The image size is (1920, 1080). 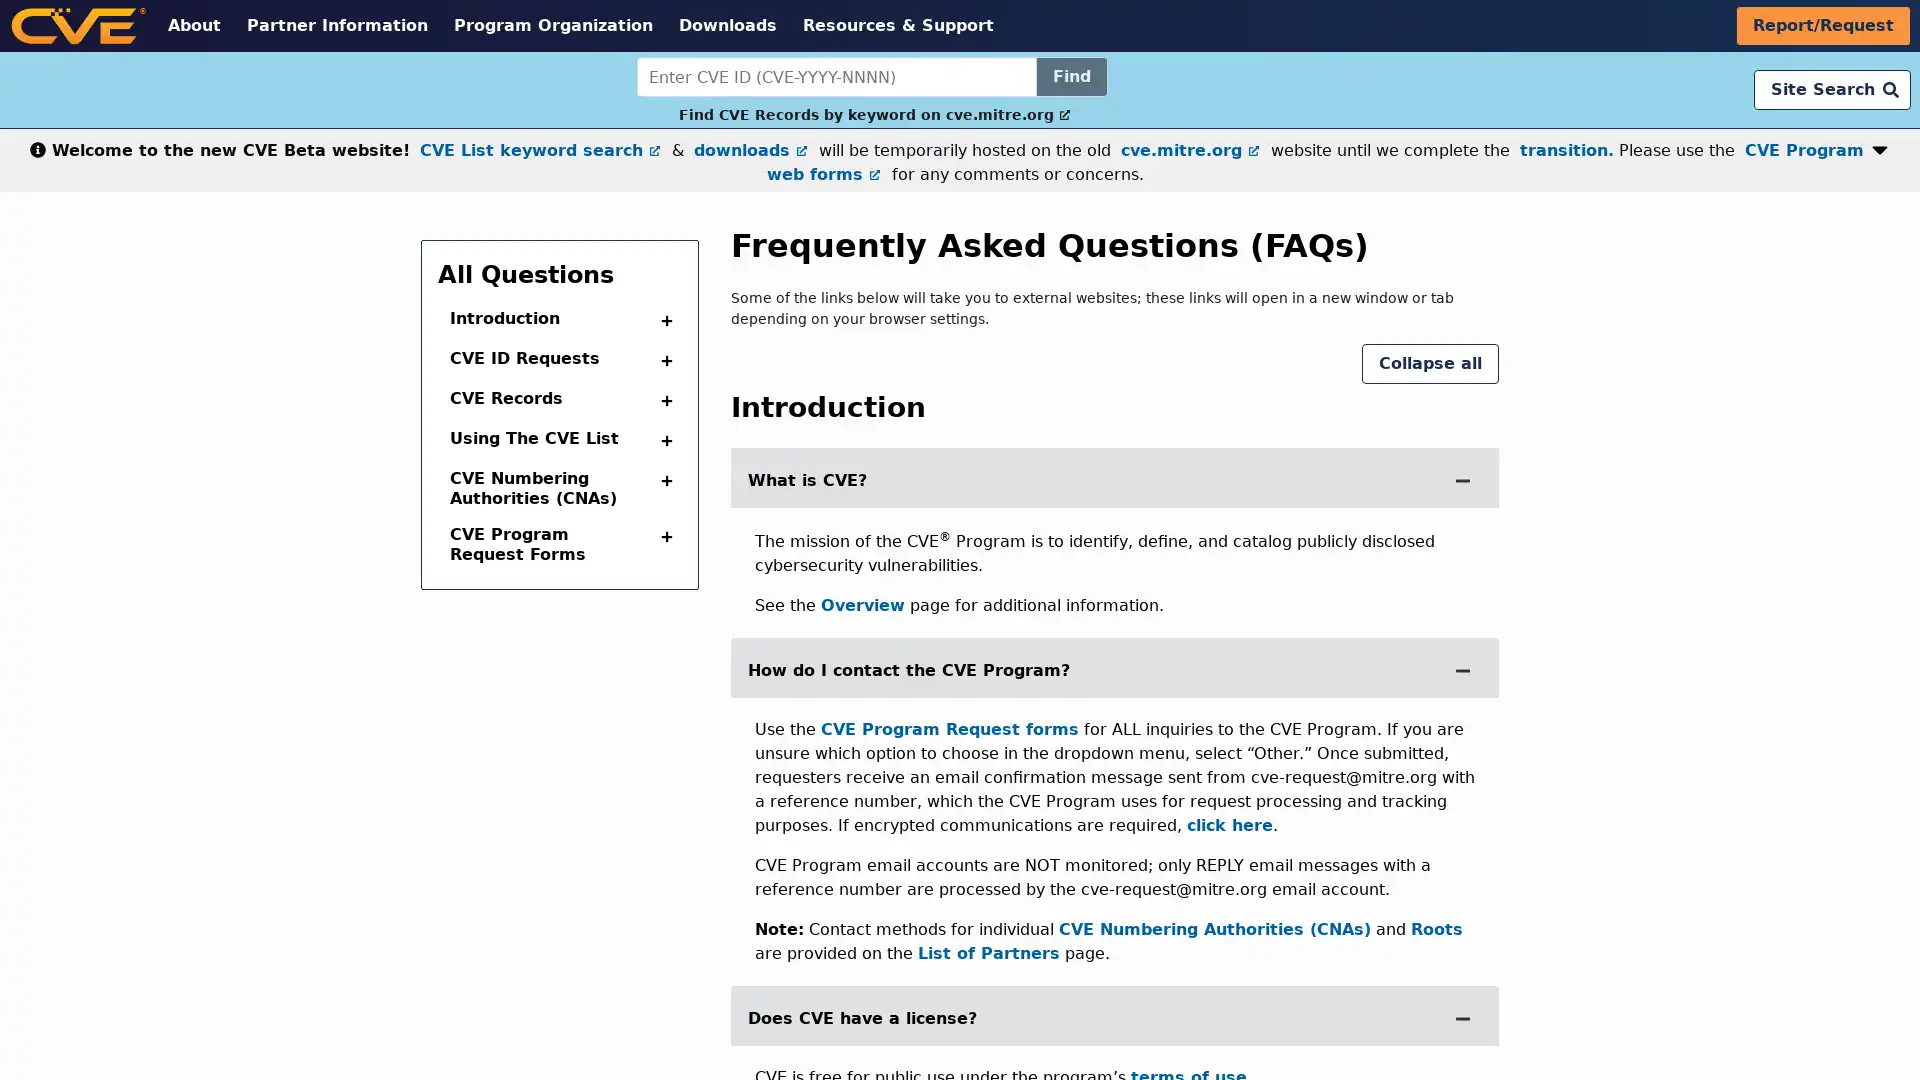 I want to click on expand, so click(x=1463, y=1018).